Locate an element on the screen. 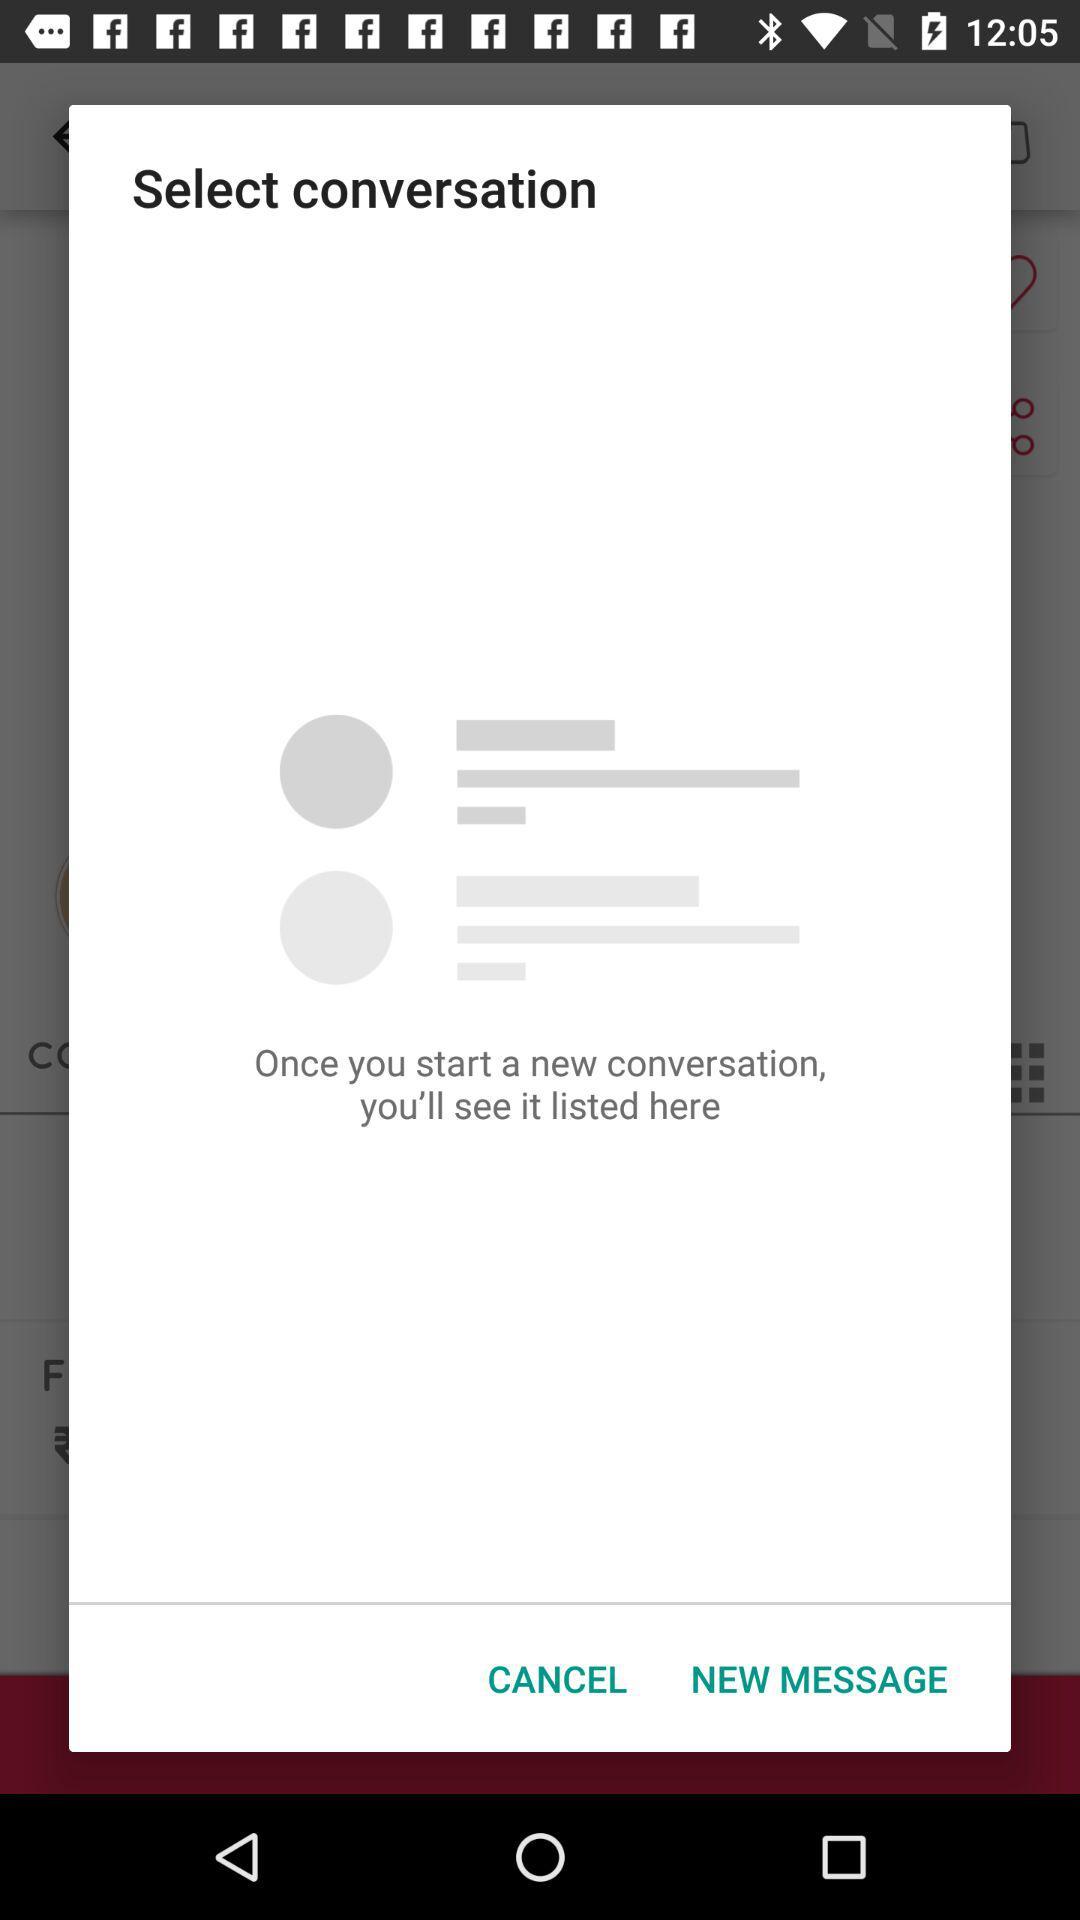 This screenshot has width=1080, height=1920. new message icon is located at coordinates (819, 1678).